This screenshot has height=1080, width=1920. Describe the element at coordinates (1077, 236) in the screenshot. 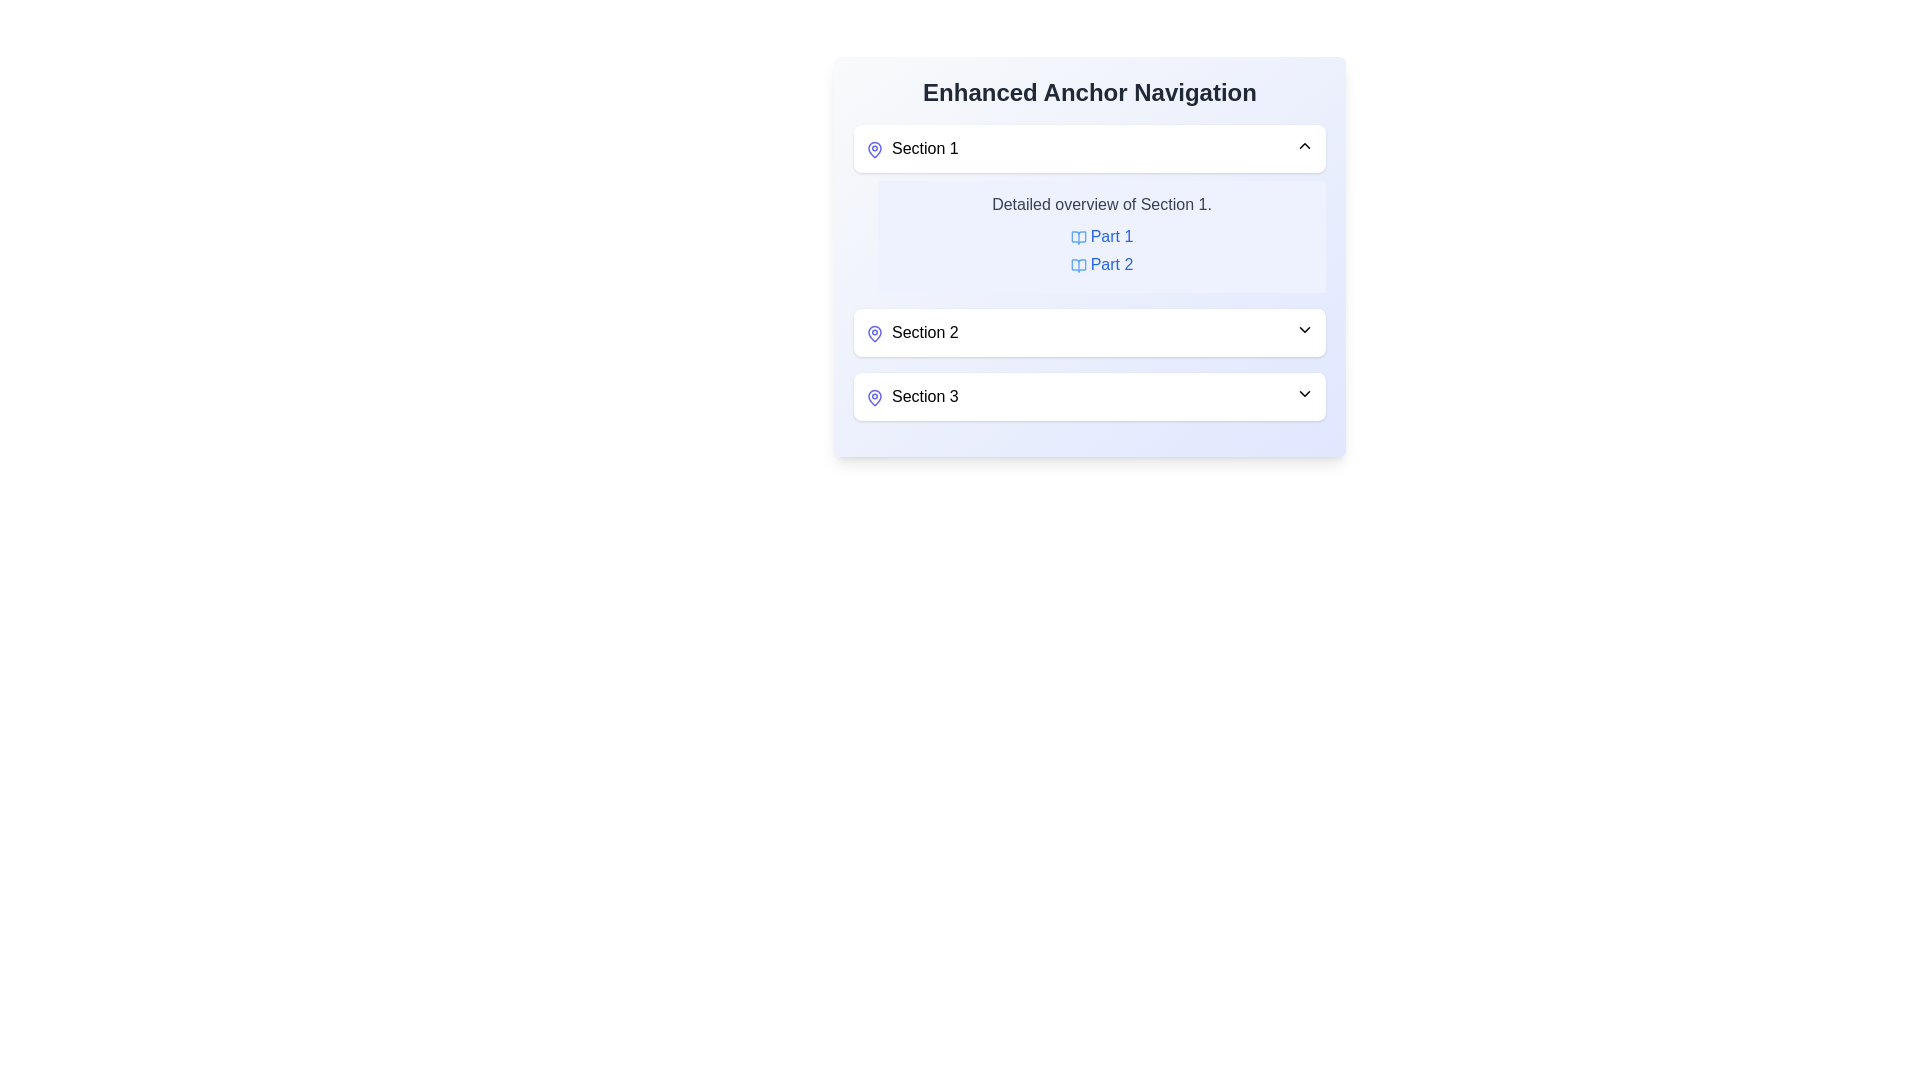

I see `icon that visually represents 'Part 1', located inside the hyperlink labeled 'Part 1' in 'Section 1', at the left side of the clickable text` at that location.